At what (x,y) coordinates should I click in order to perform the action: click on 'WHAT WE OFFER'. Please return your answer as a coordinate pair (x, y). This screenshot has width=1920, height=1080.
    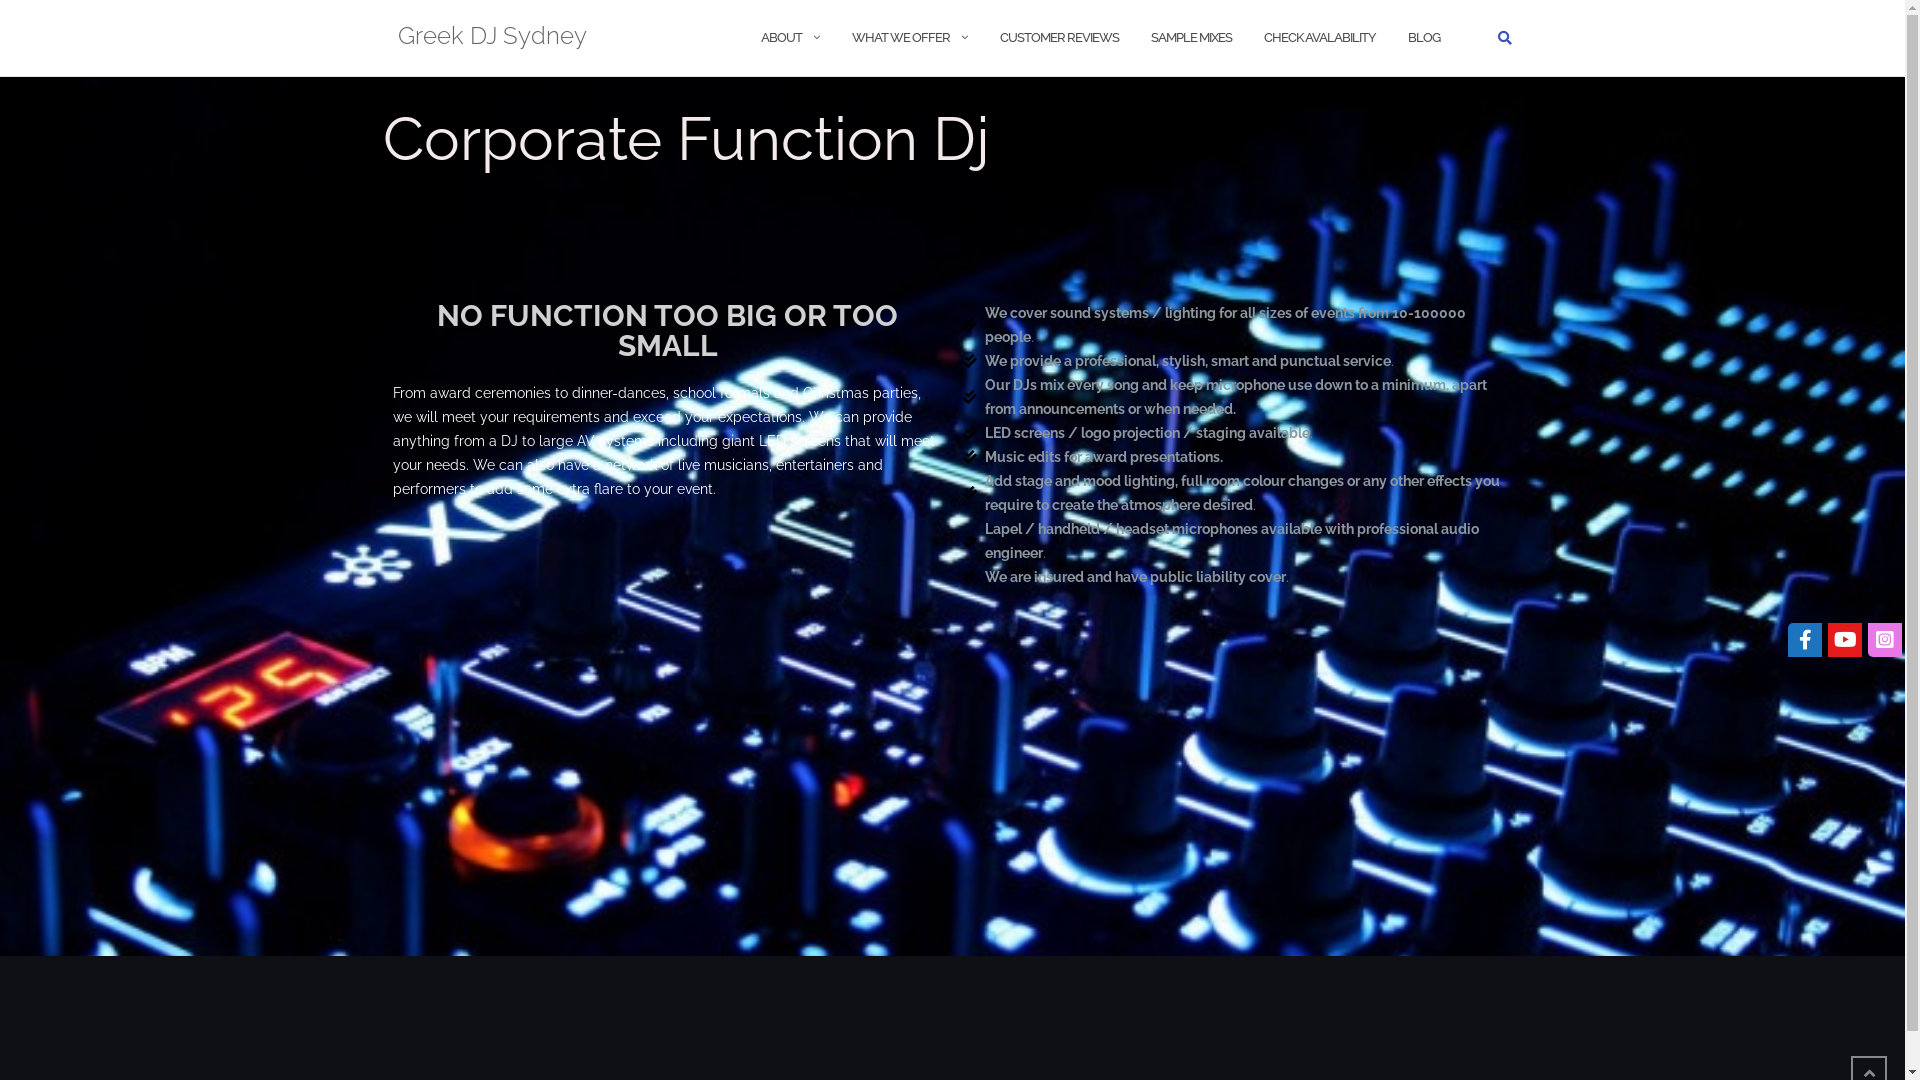
    Looking at the image, I should click on (900, 37).